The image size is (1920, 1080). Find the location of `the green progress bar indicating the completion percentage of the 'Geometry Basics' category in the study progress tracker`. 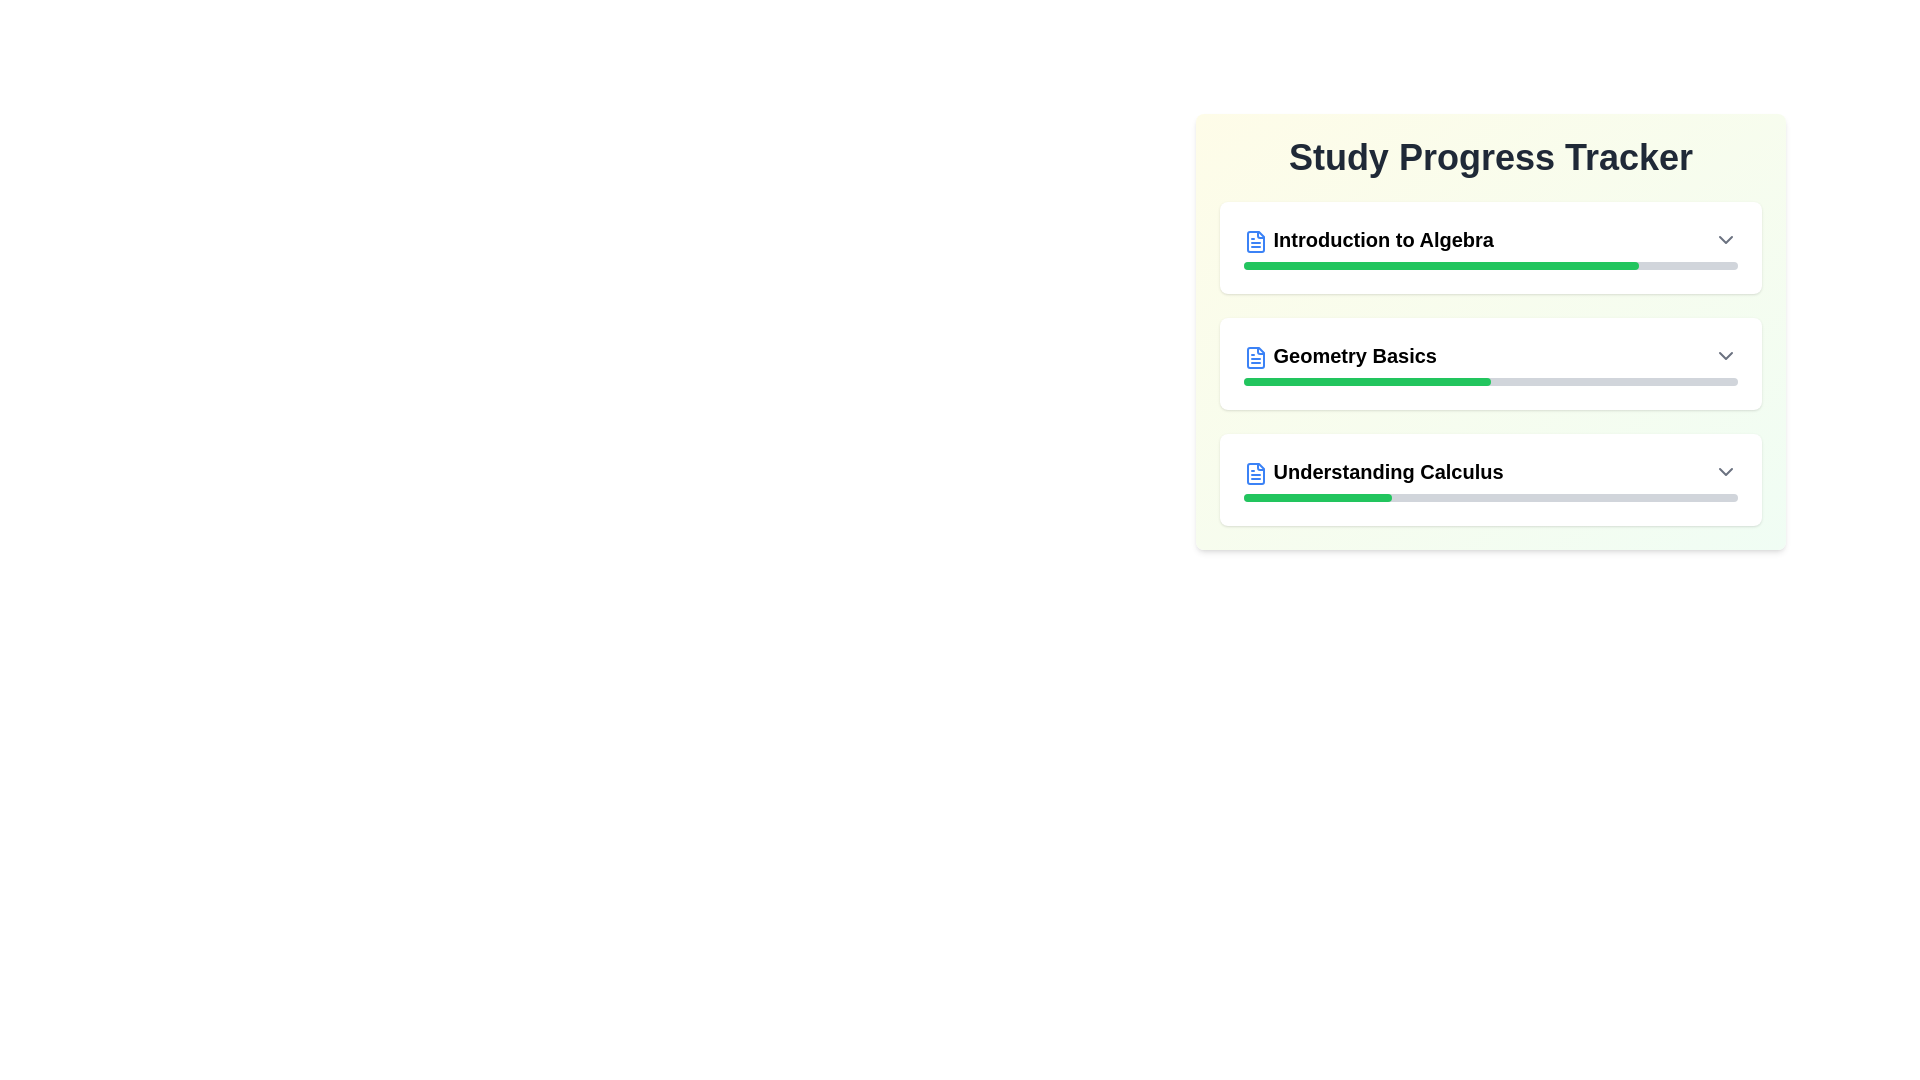

the green progress bar indicating the completion percentage of the 'Geometry Basics' category in the study progress tracker is located at coordinates (1441, 265).